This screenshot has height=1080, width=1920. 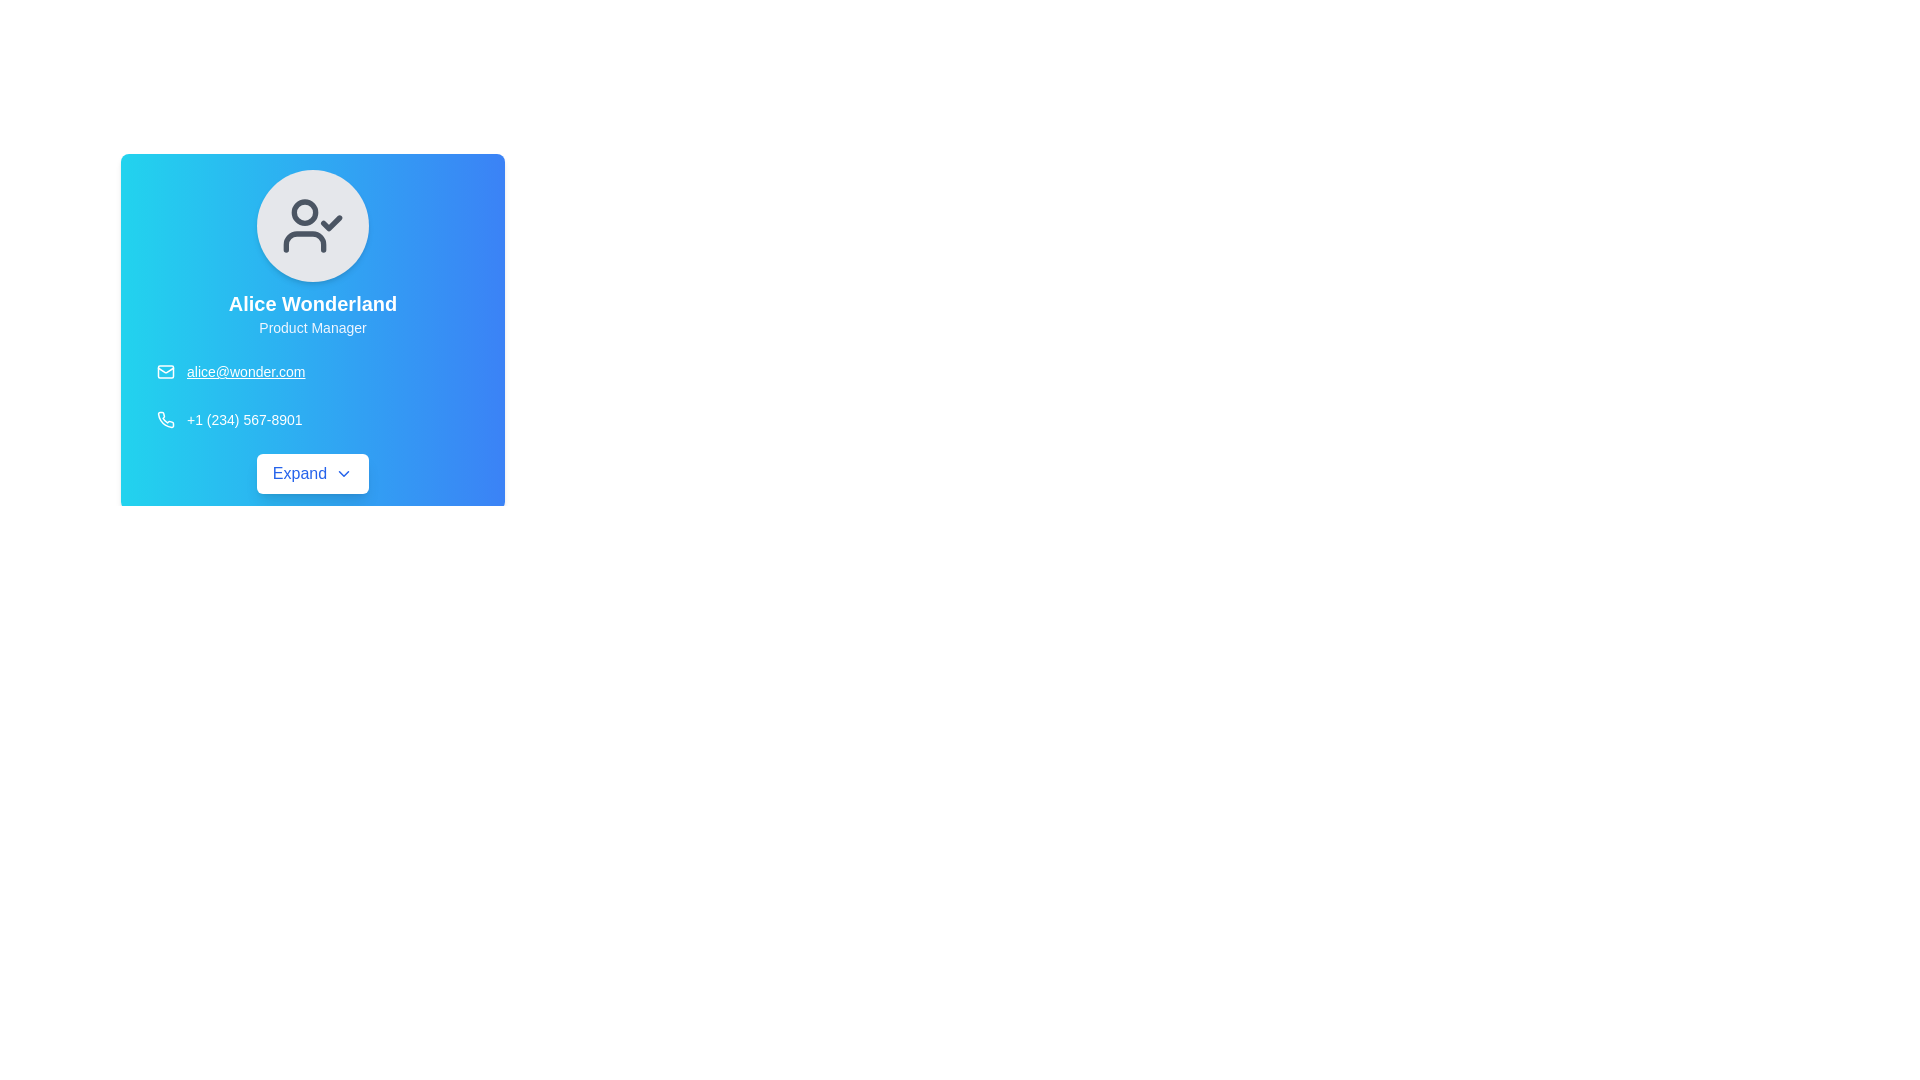 I want to click on the Text label that indicates the job title or role associated with 'Alice Wonderland', located directly beneath her name, so click(x=311, y=326).